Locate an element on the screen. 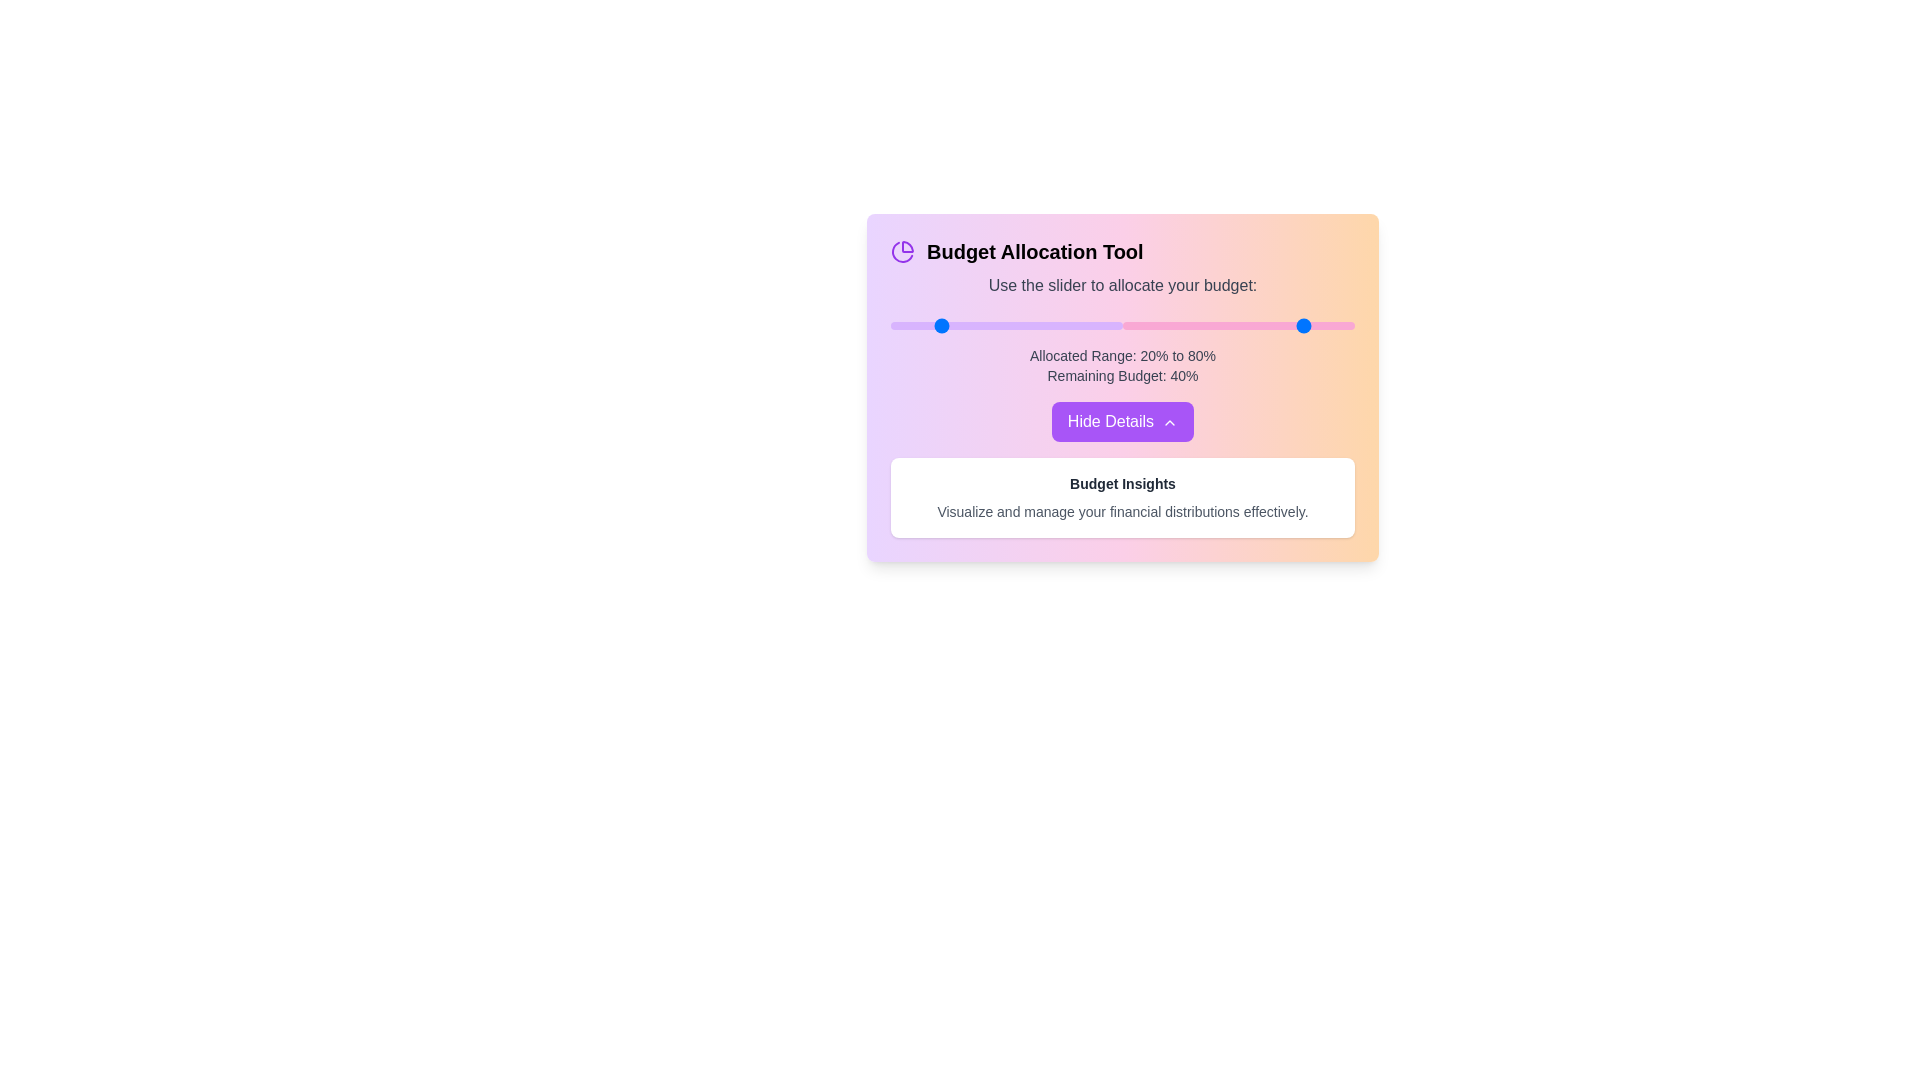 Image resolution: width=1920 pixels, height=1080 pixels. 'Hide Details' button to toggle the visibility of the details section is located at coordinates (1123, 420).